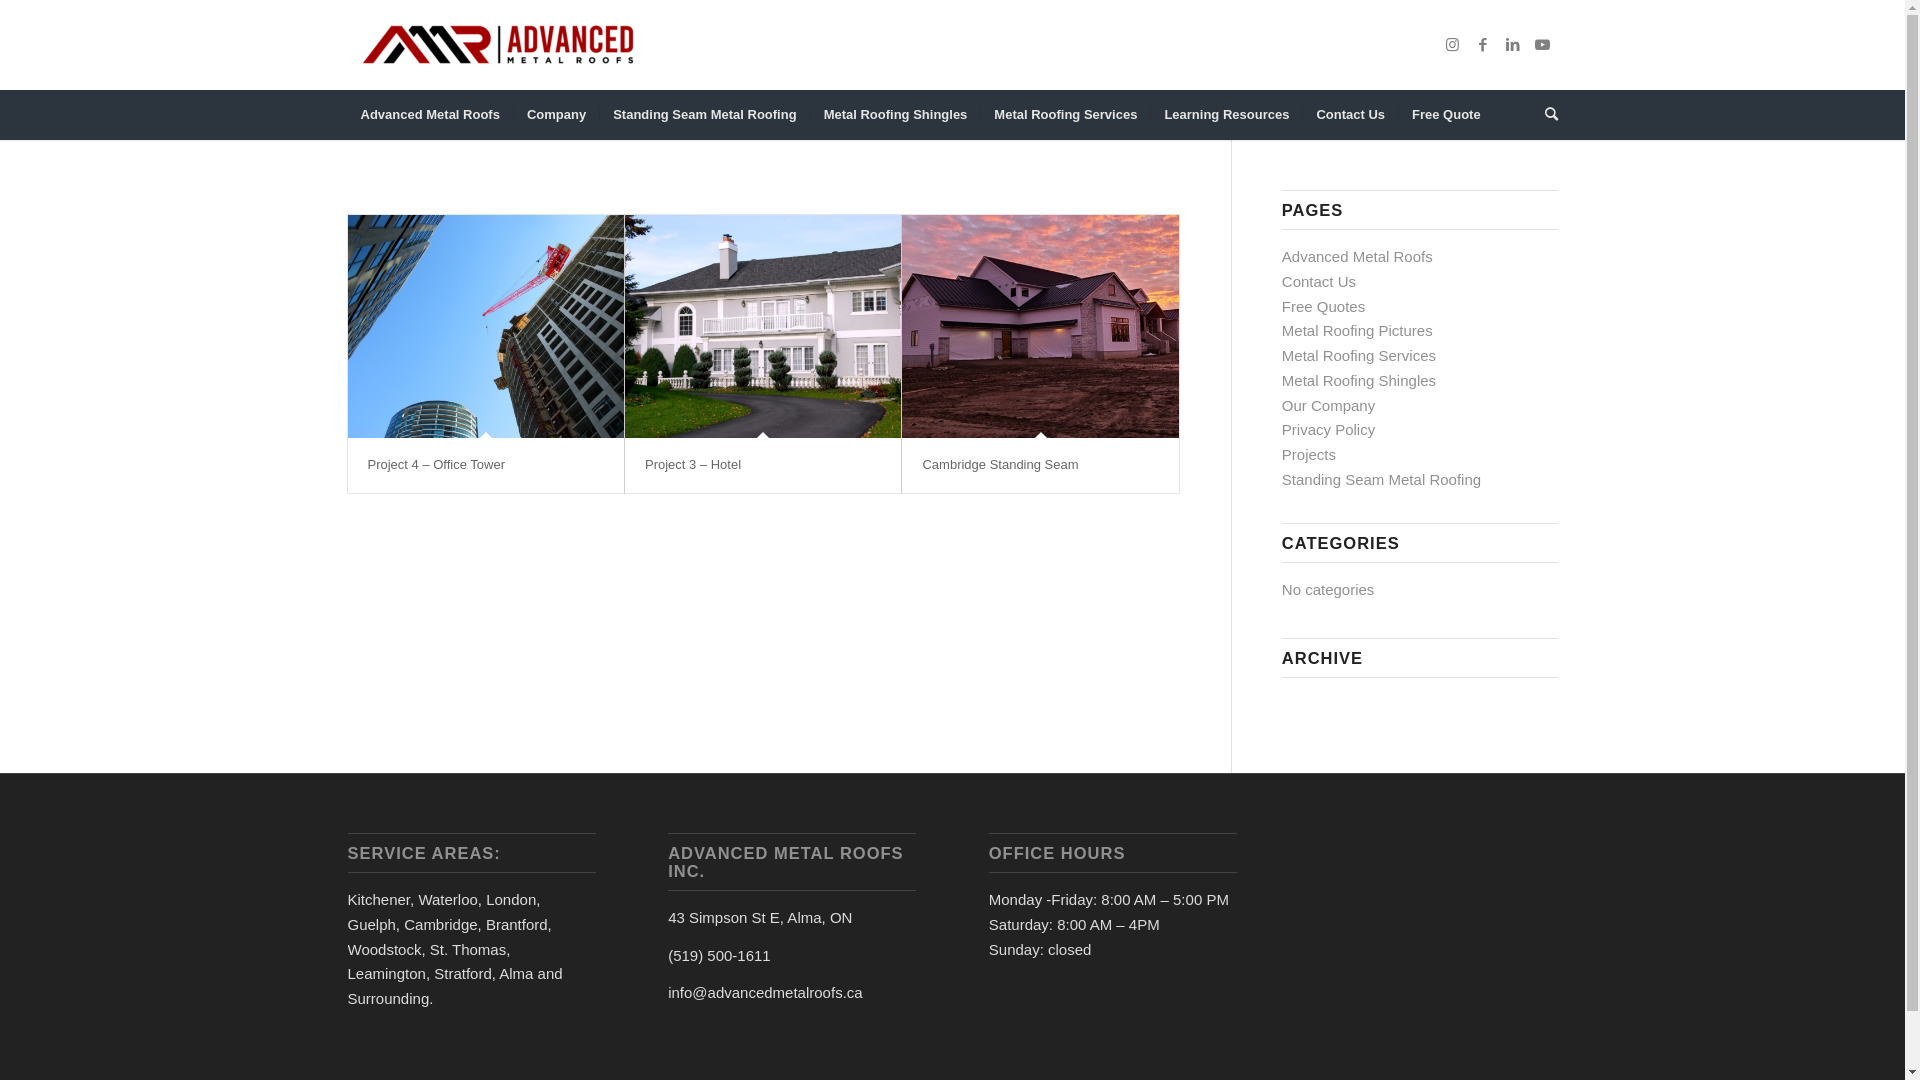  What do you see at coordinates (1349, 115) in the screenshot?
I see `'Contact Us'` at bounding box center [1349, 115].